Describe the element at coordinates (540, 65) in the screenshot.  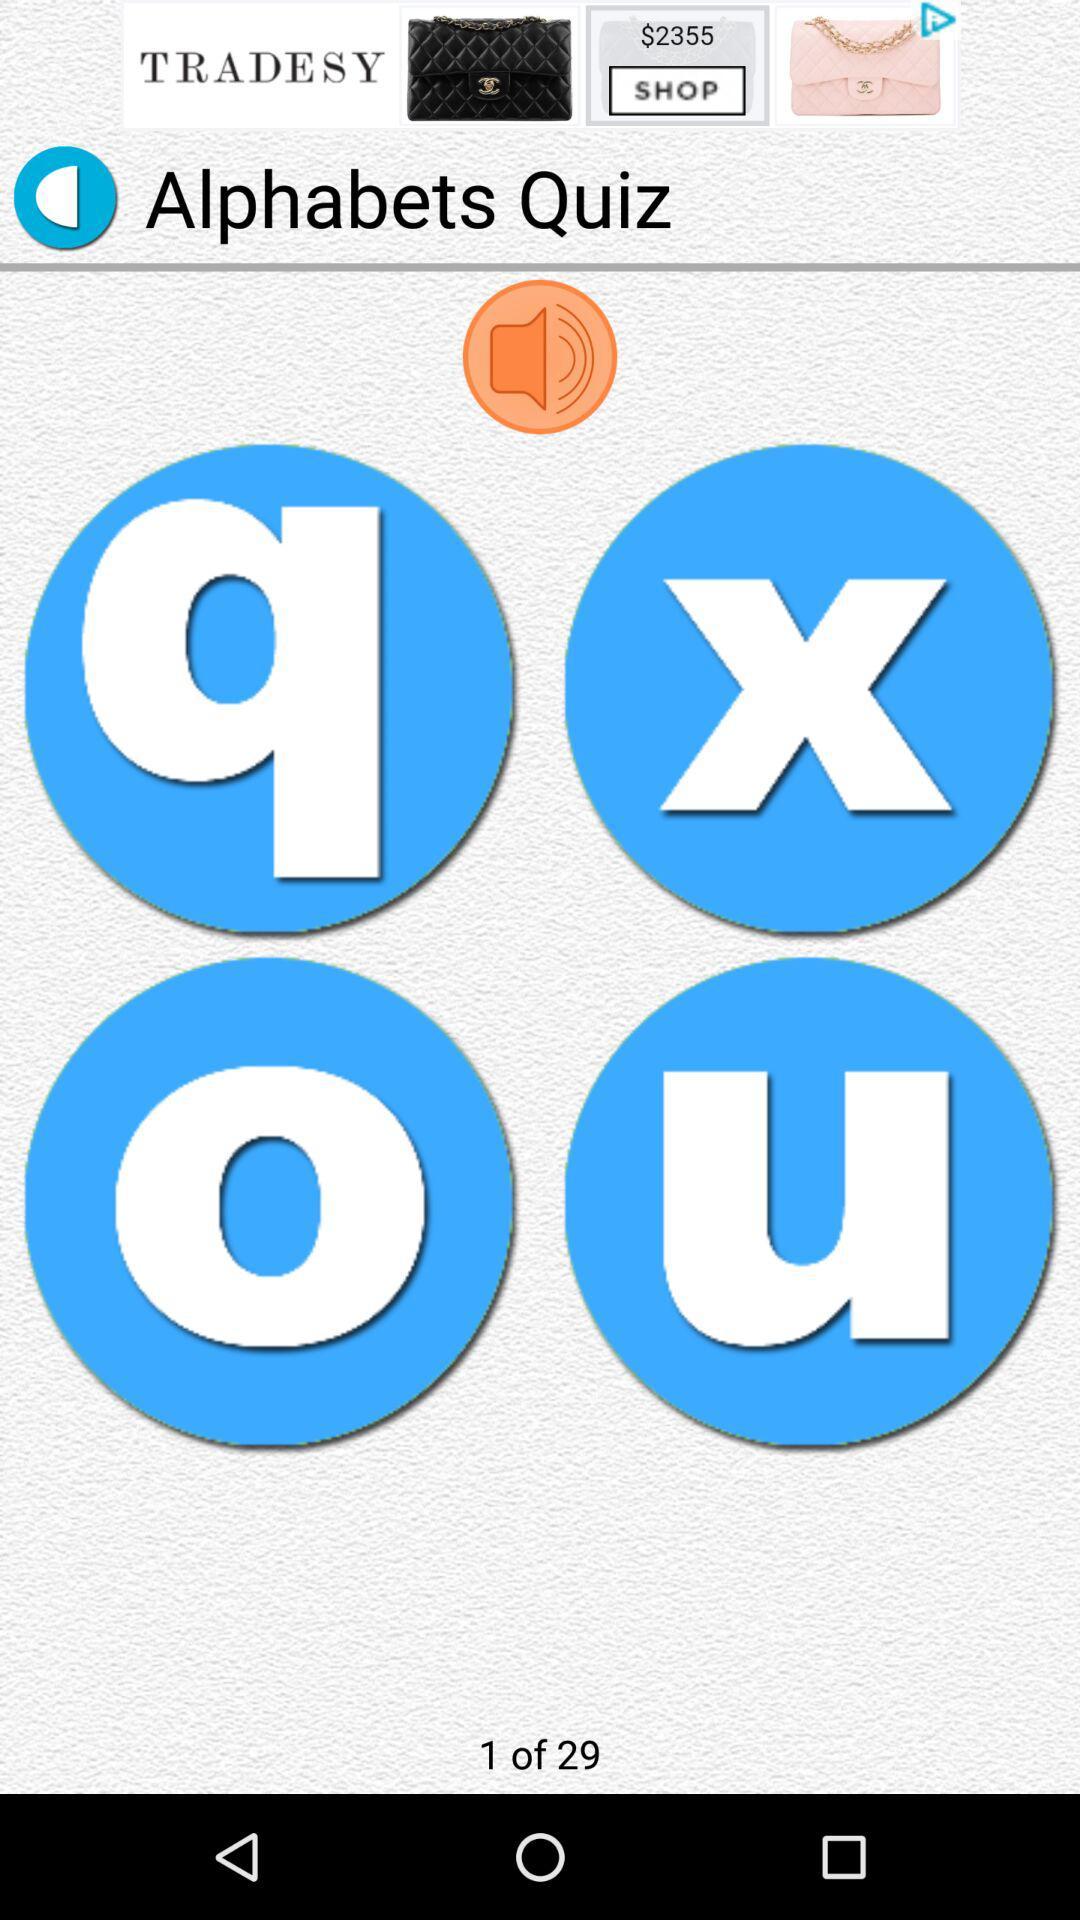
I see `advertisement website` at that location.